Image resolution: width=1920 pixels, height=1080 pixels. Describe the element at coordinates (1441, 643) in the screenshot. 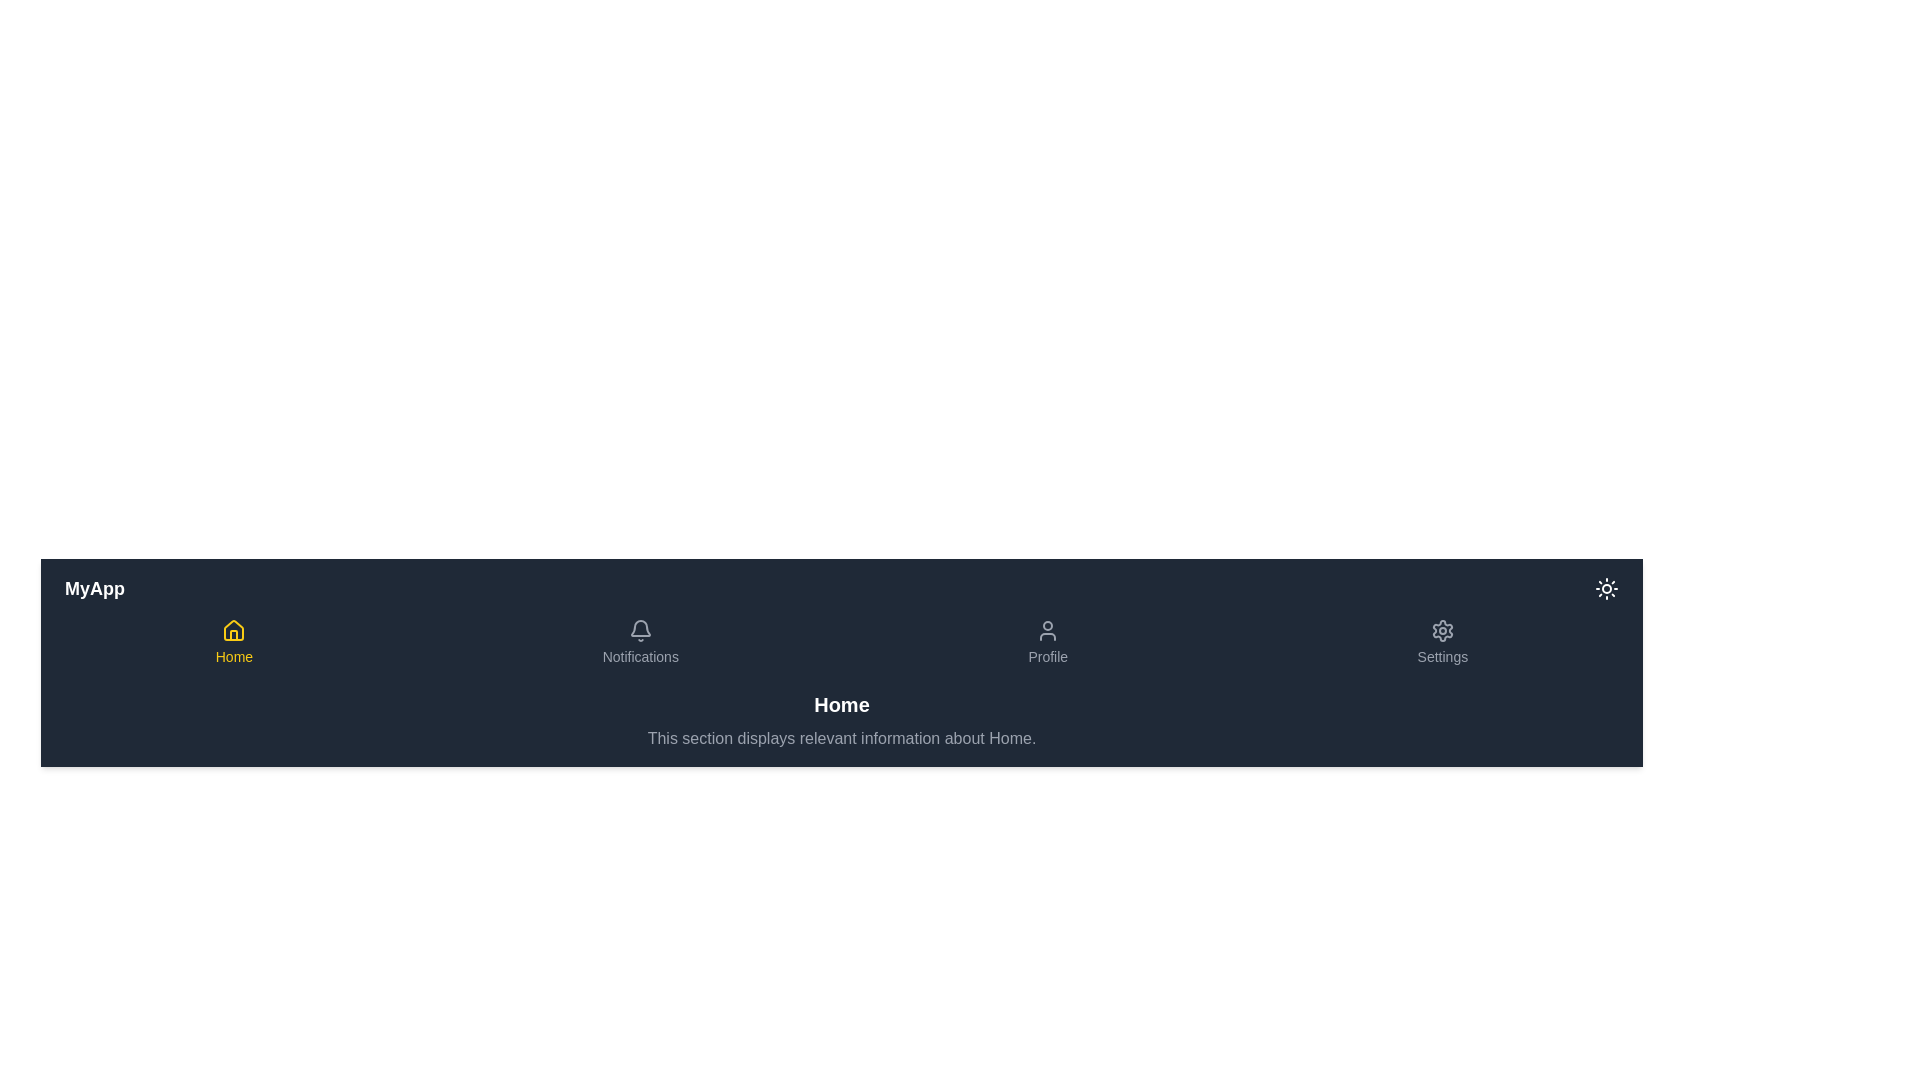

I see `the Settings tab by clicking on its button` at that location.